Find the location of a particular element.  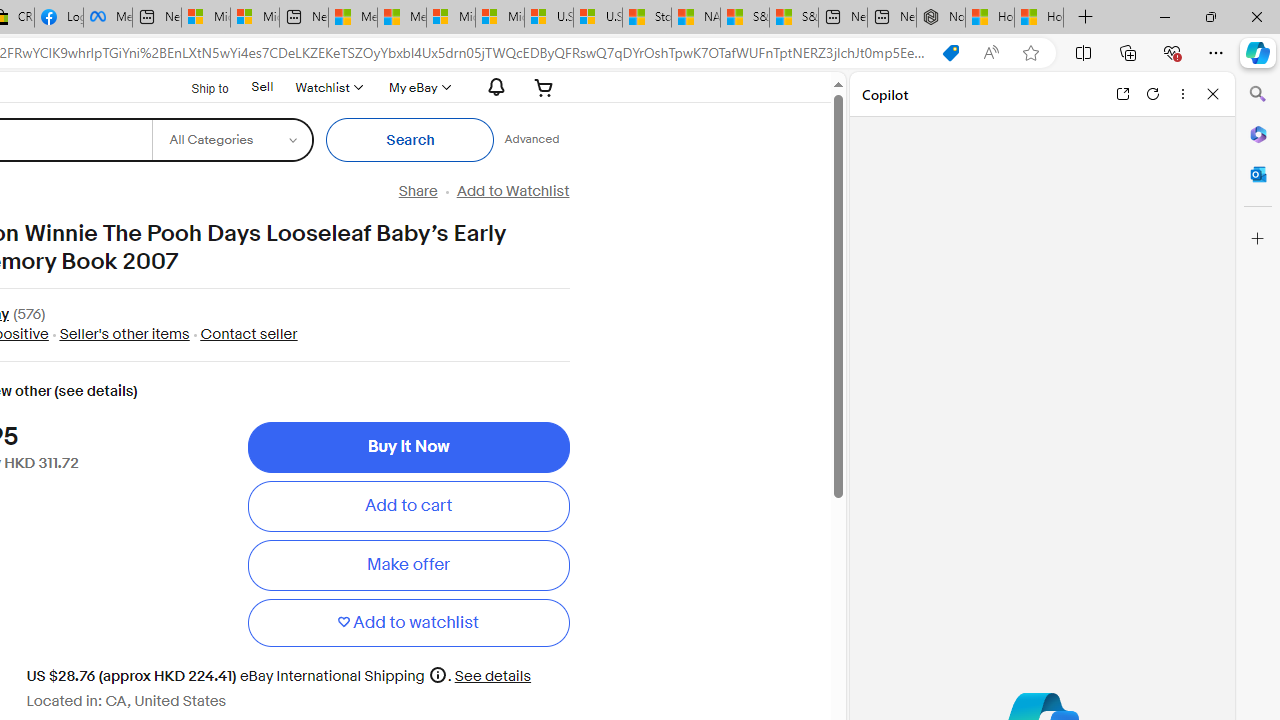

'Sell' is located at coordinates (261, 86).